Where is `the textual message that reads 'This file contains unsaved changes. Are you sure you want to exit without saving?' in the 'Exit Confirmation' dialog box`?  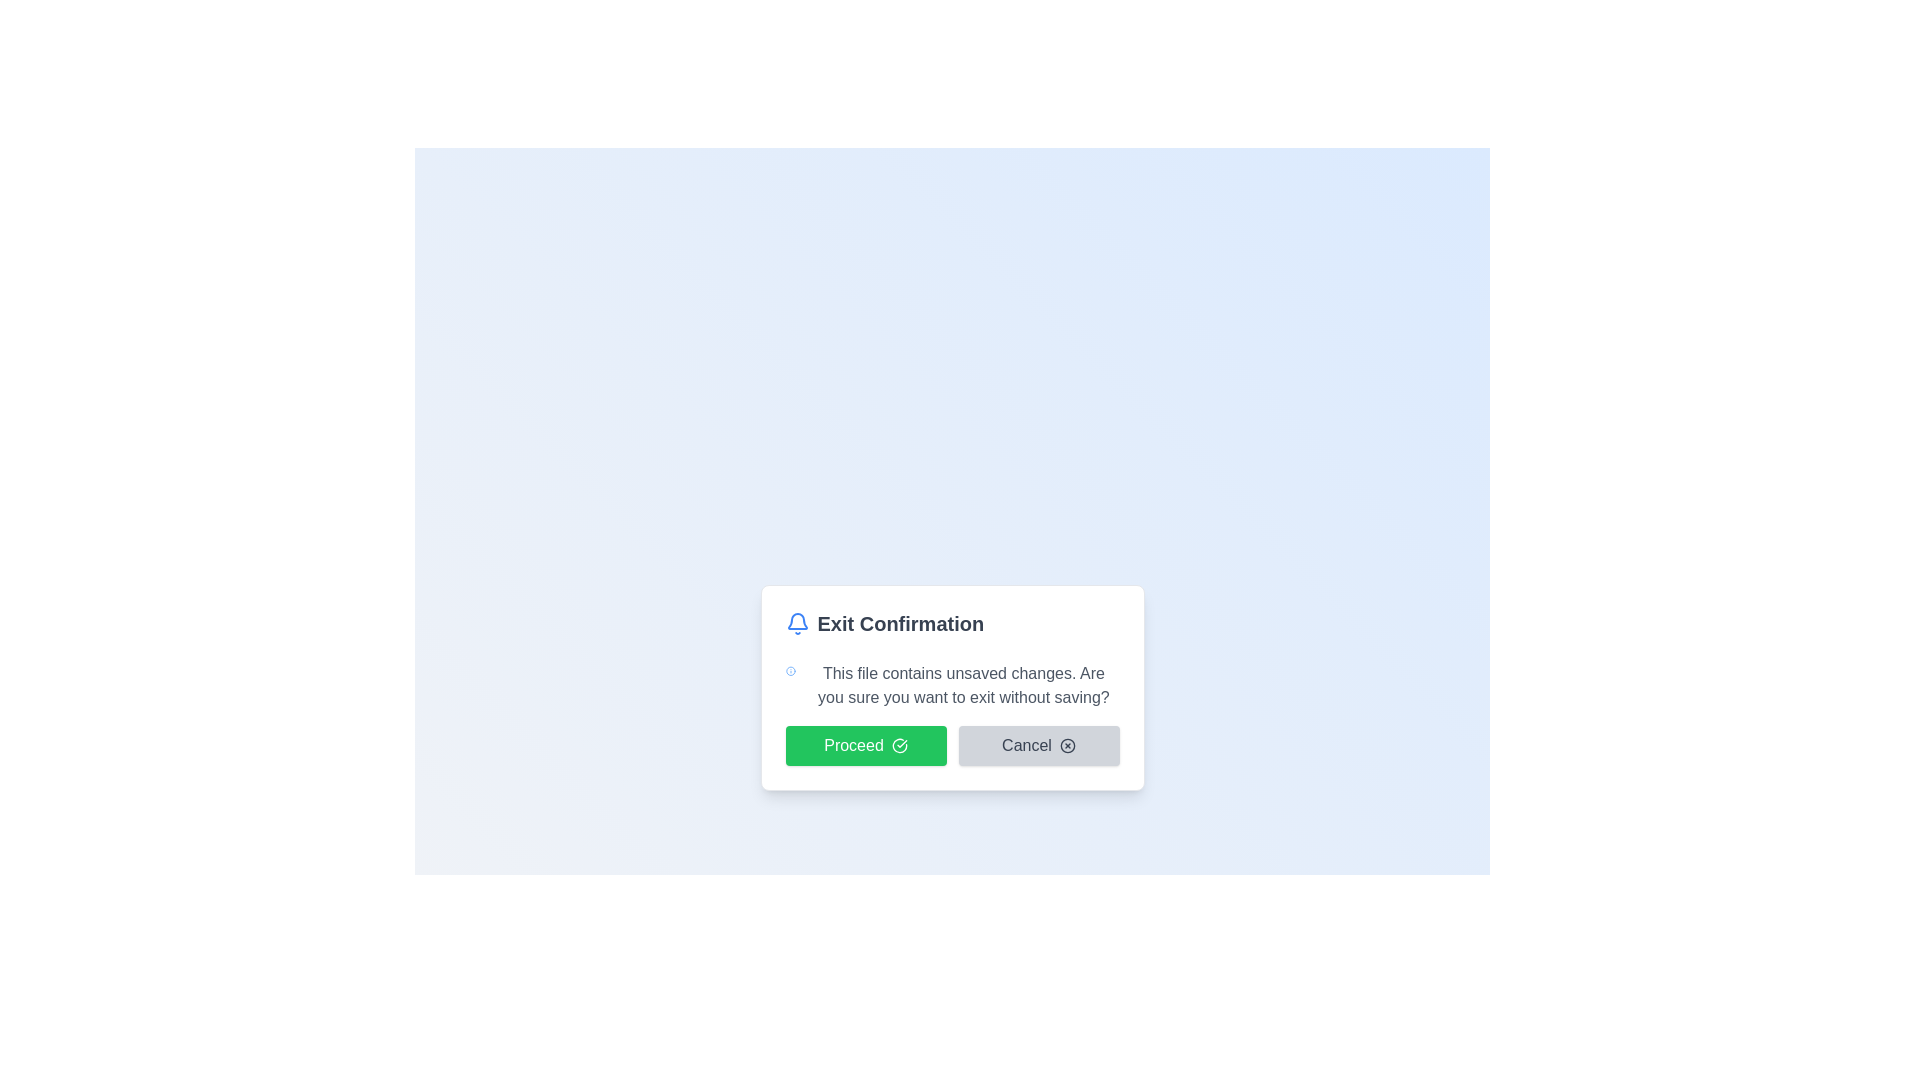 the textual message that reads 'This file contains unsaved changes. Are you sure you want to exit without saving?' in the 'Exit Confirmation' dialog box is located at coordinates (963, 685).